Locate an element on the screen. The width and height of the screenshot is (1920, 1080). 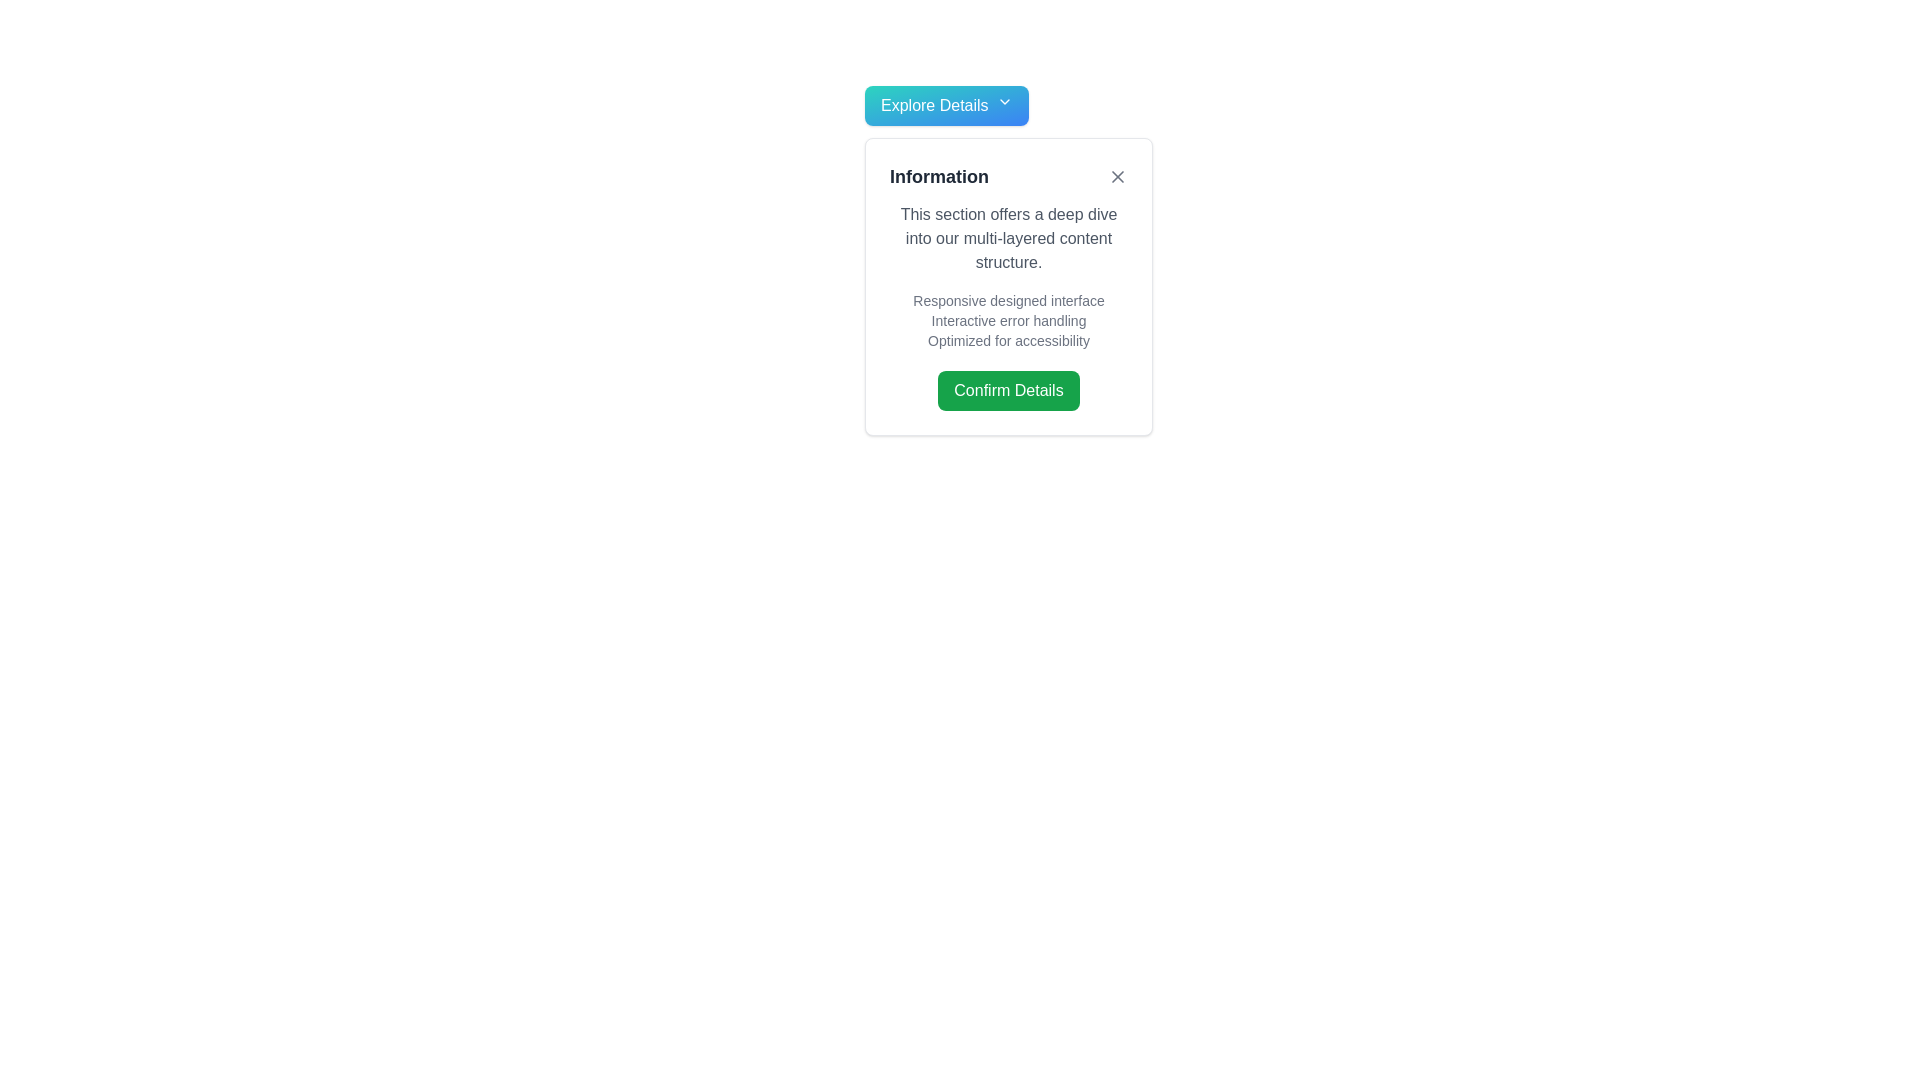
the chevron icon located at the end of the 'Explore Details' button, which indicates expandable functionality is located at coordinates (1004, 101).